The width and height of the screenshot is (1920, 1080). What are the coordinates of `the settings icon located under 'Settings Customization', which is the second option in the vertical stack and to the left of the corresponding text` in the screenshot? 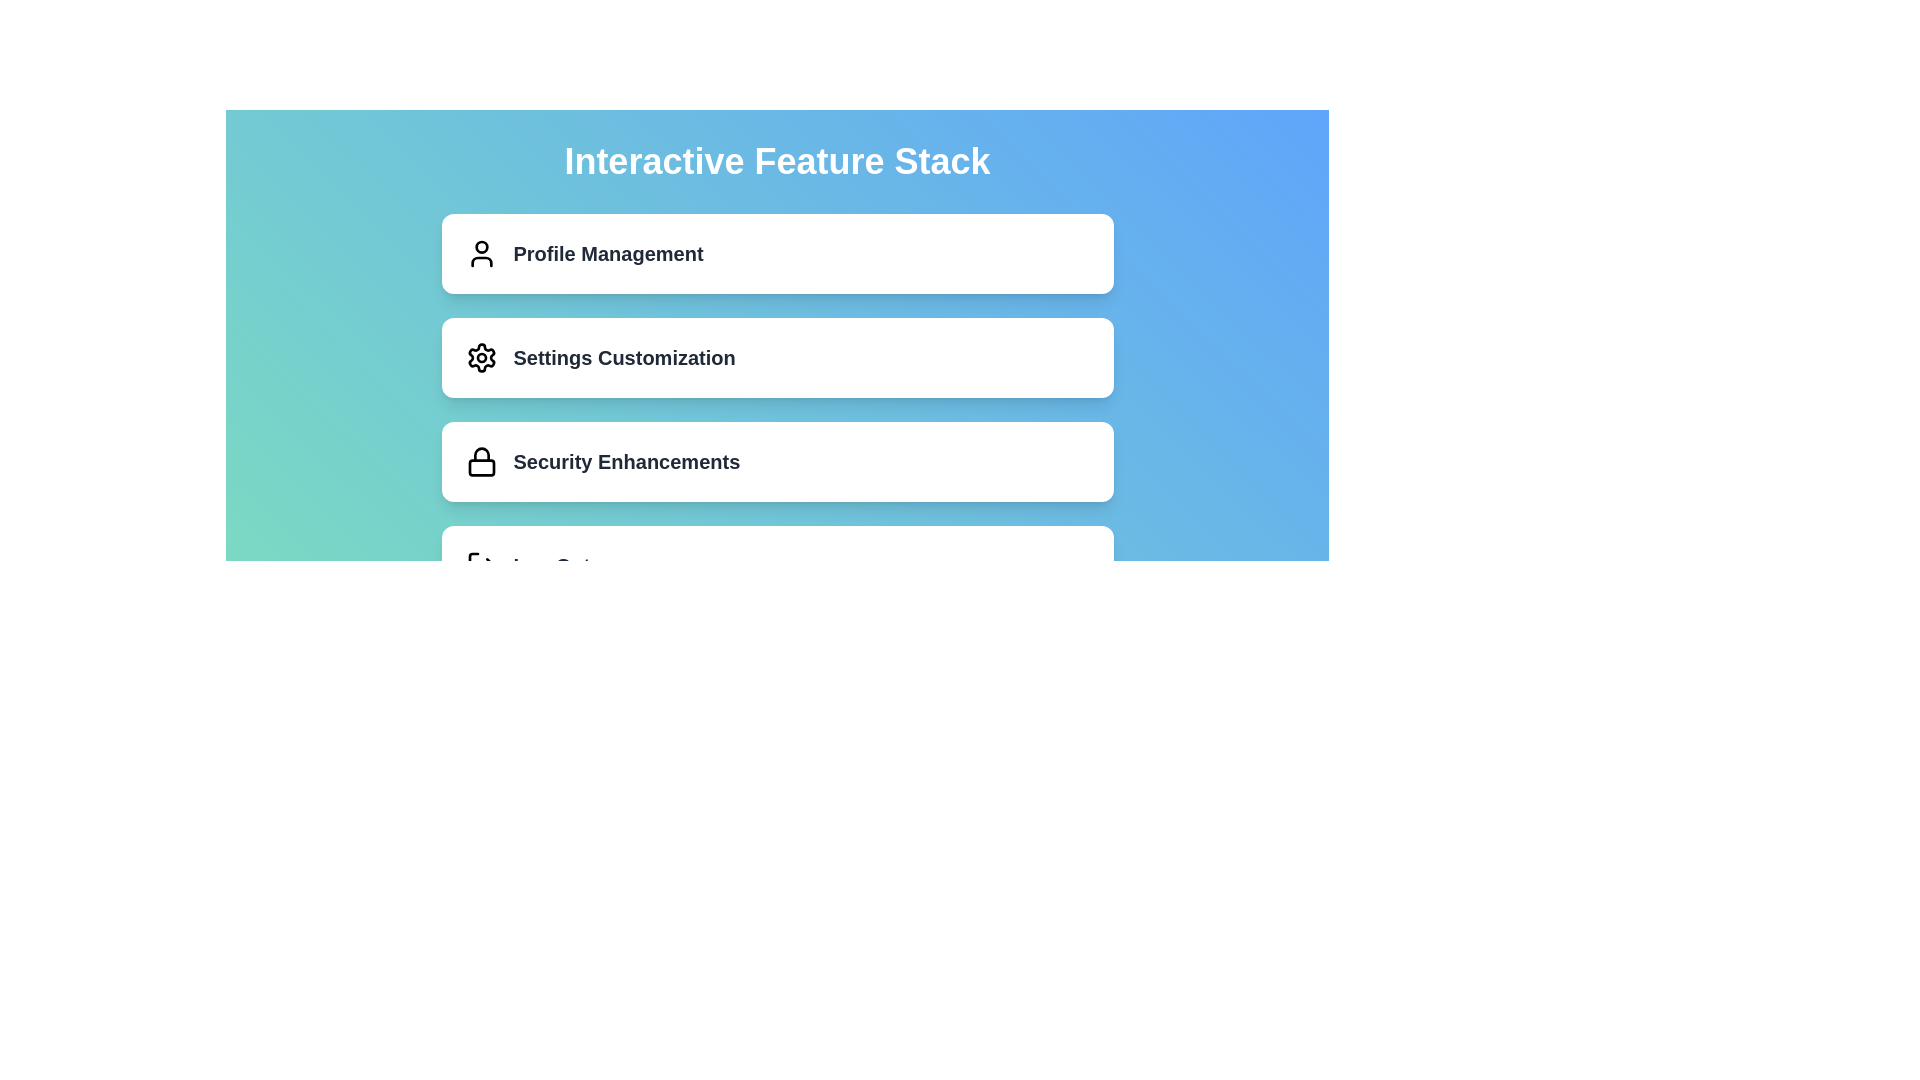 It's located at (481, 357).